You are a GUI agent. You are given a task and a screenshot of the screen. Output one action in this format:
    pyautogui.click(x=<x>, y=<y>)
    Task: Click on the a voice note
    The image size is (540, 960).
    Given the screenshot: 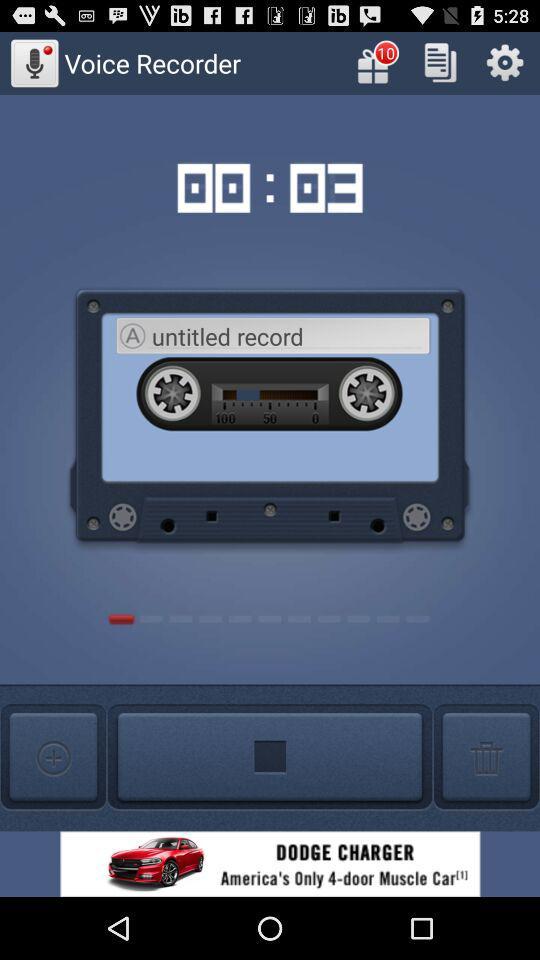 What is the action you would take?
    pyautogui.click(x=53, y=756)
    